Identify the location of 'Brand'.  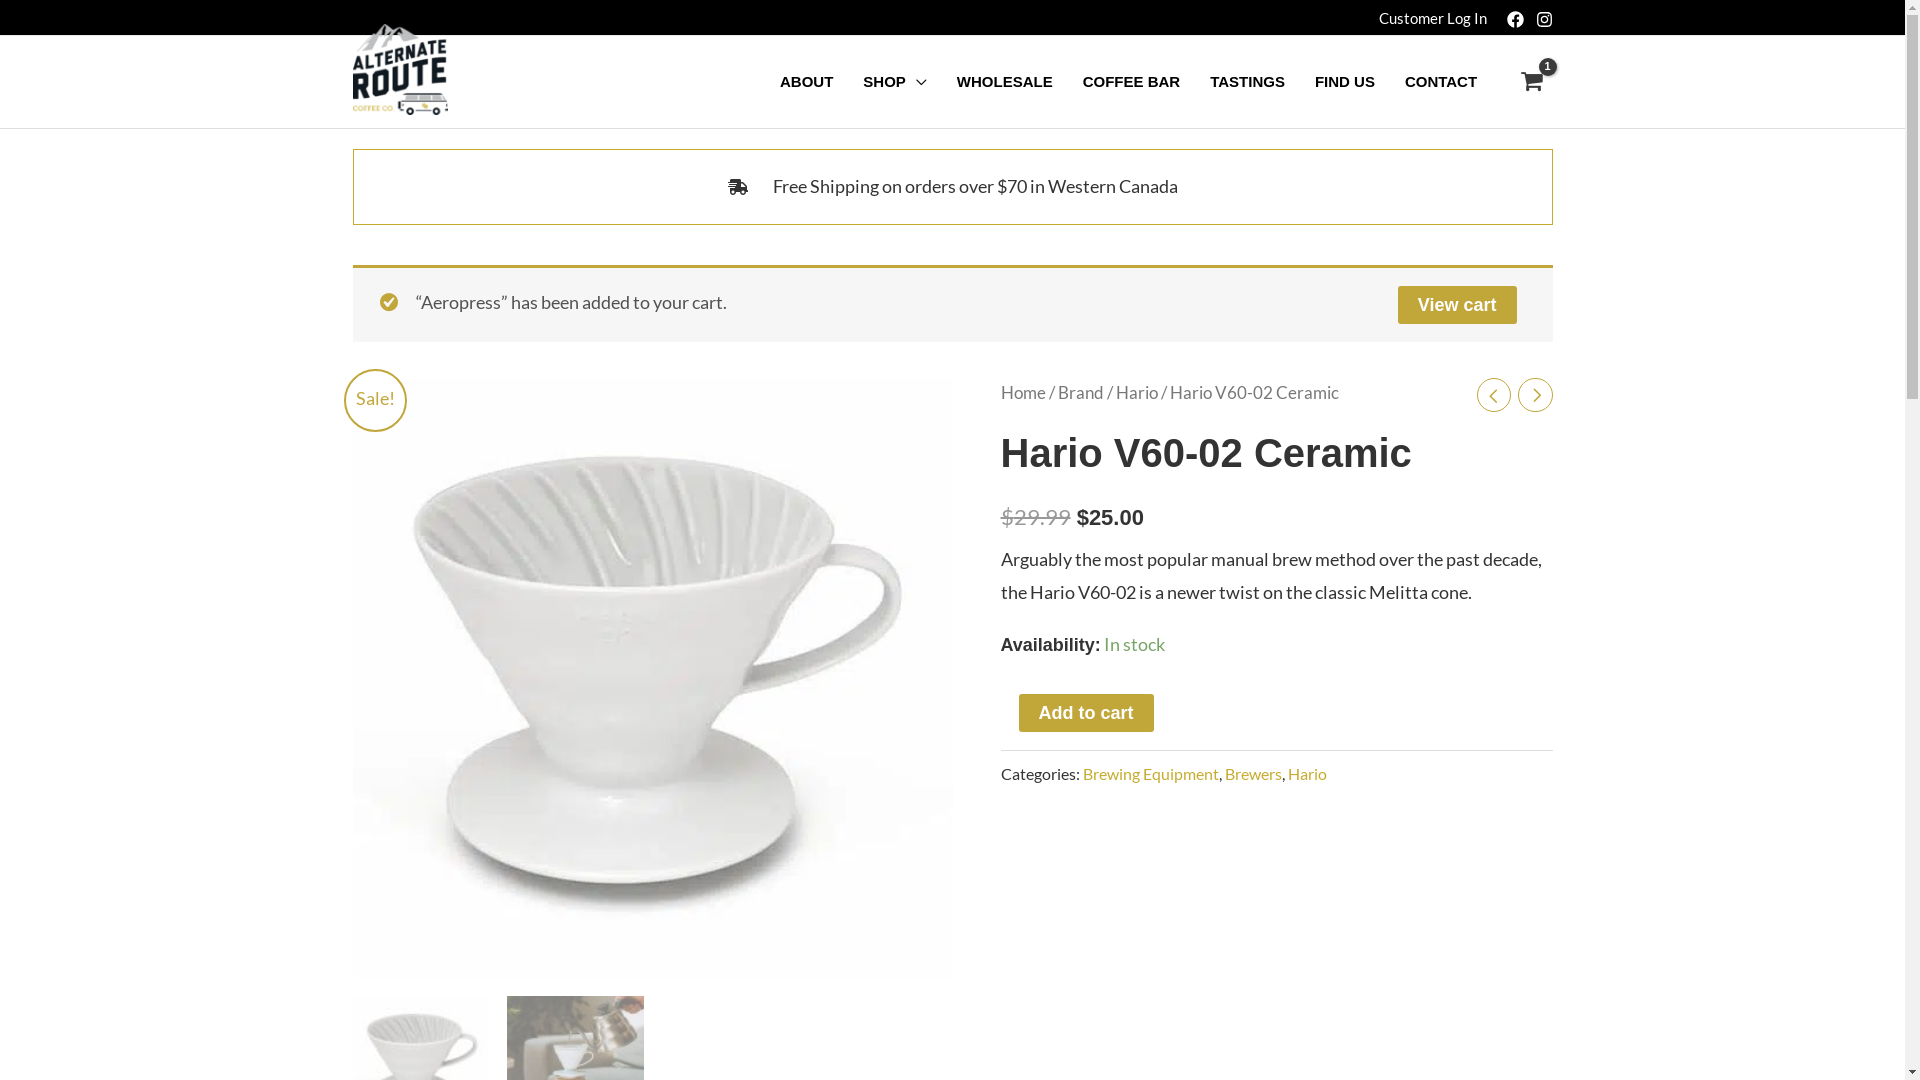
(1079, 393).